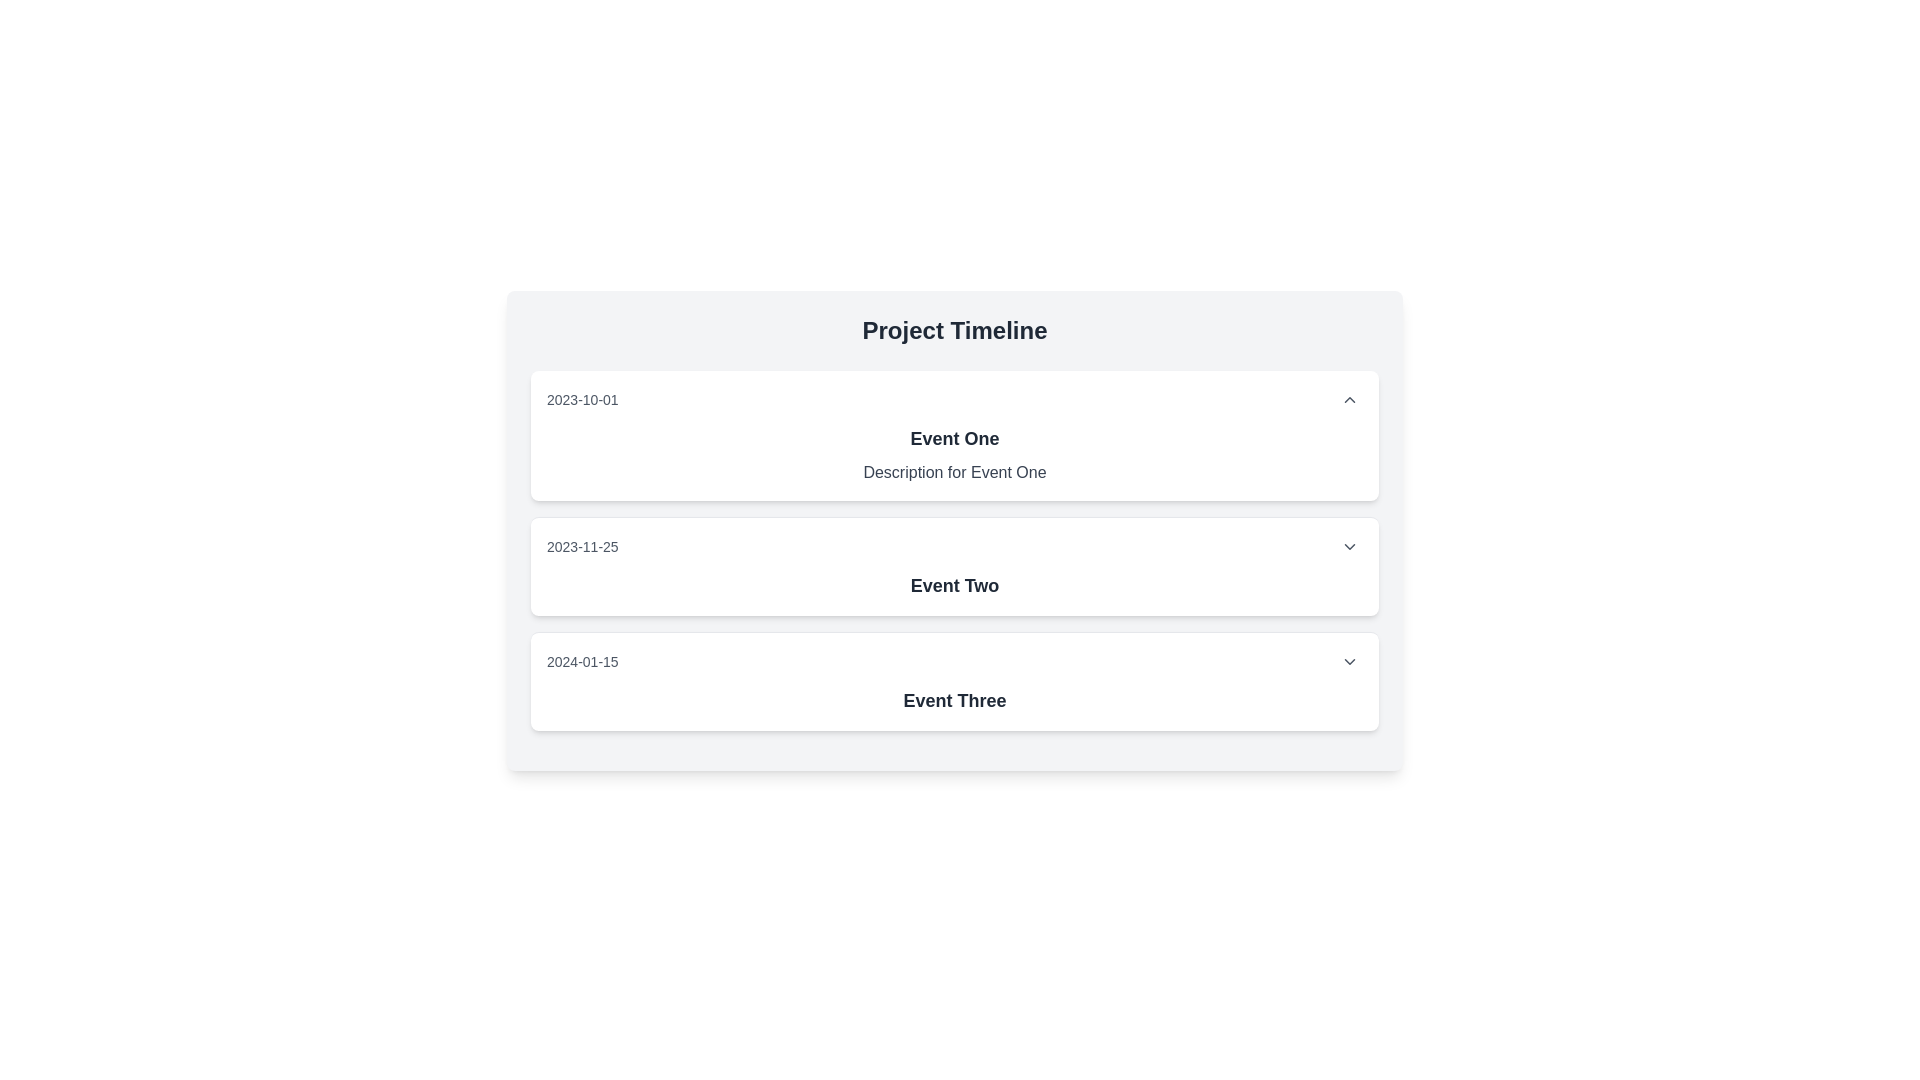 This screenshot has height=1080, width=1920. Describe the element at coordinates (954, 700) in the screenshot. I see `text displayed in the title of the event, which is 'Event Three', located in the lower section of the third card in the event list` at that location.